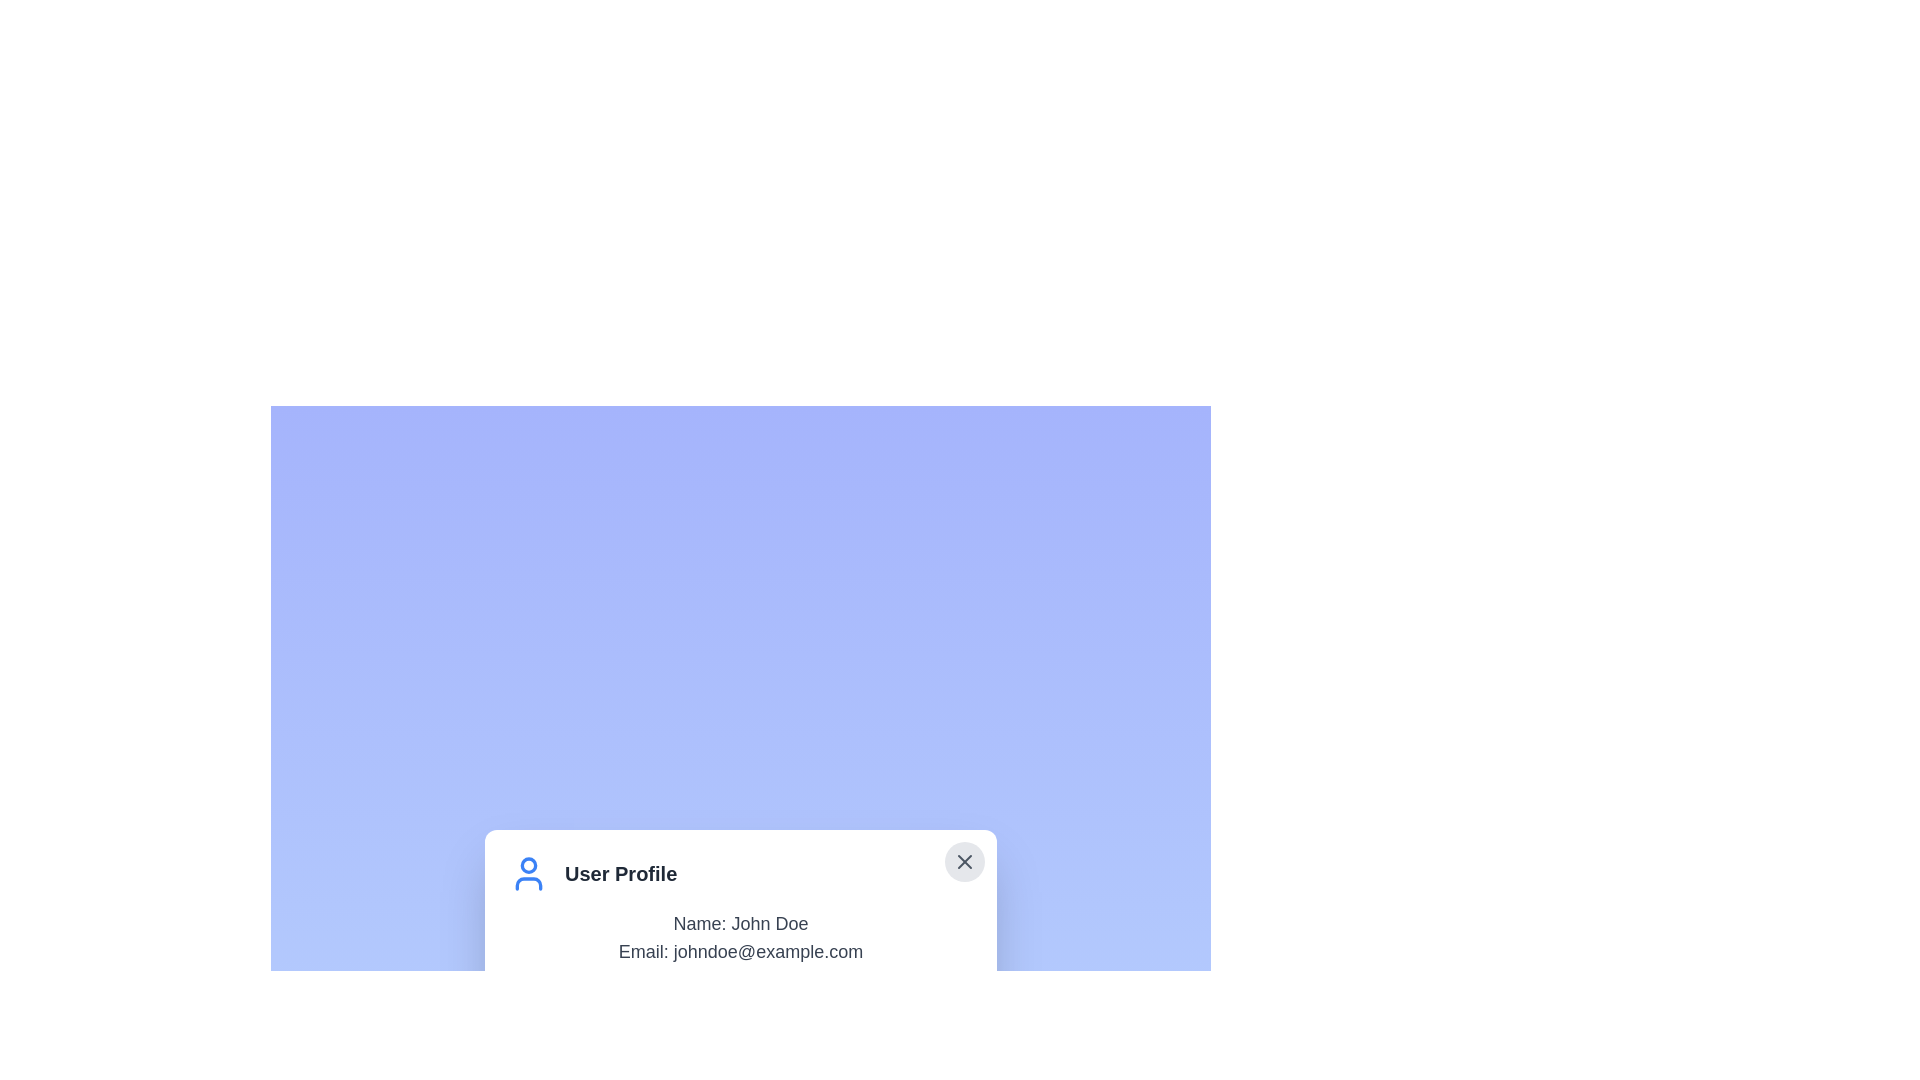 The image size is (1920, 1080). What do you see at coordinates (964, 860) in the screenshot?
I see `the Close Button (SVG Icon) located at the top-right corner of the user profile card to trigger a tooltip or visual effect` at bounding box center [964, 860].